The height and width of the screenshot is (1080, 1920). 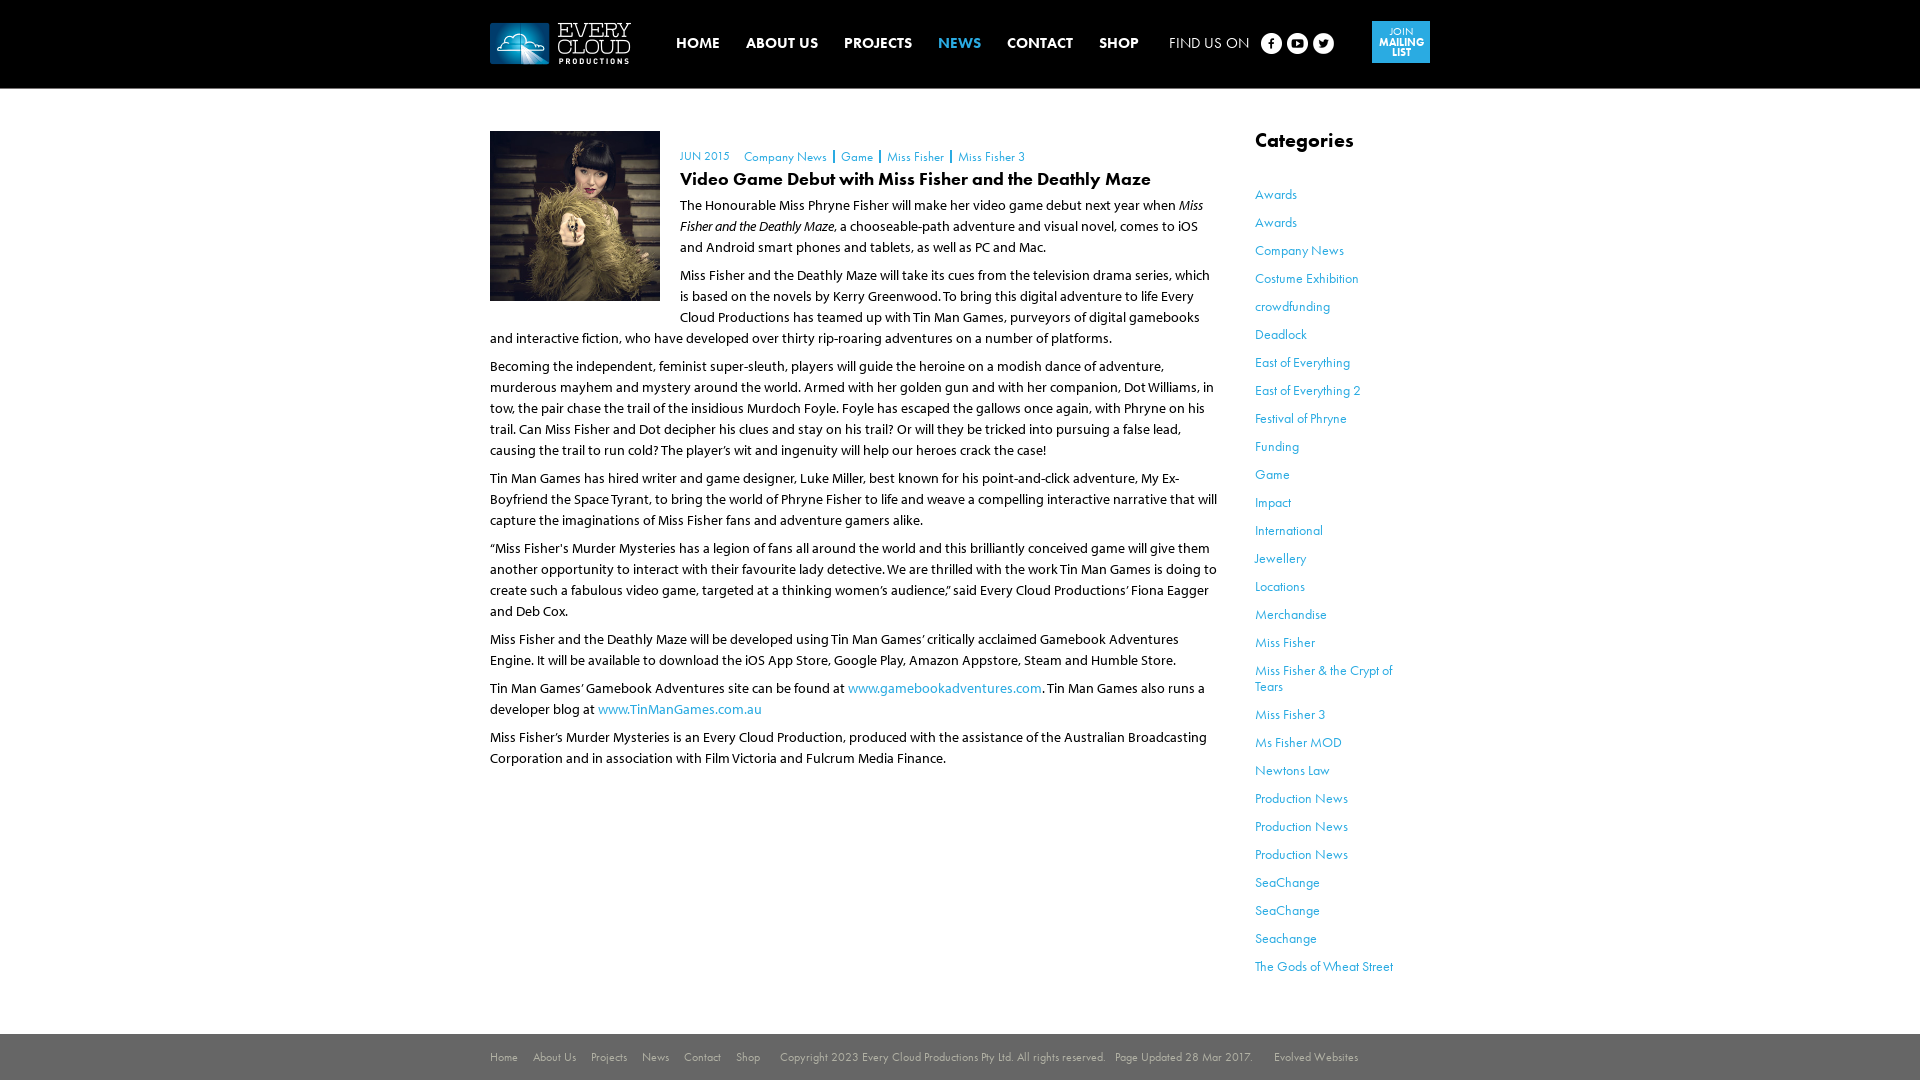 What do you see at coordinates (1271, 500) in the screenshot?
I see `'Impact'` at bounding box center [1271, 500].